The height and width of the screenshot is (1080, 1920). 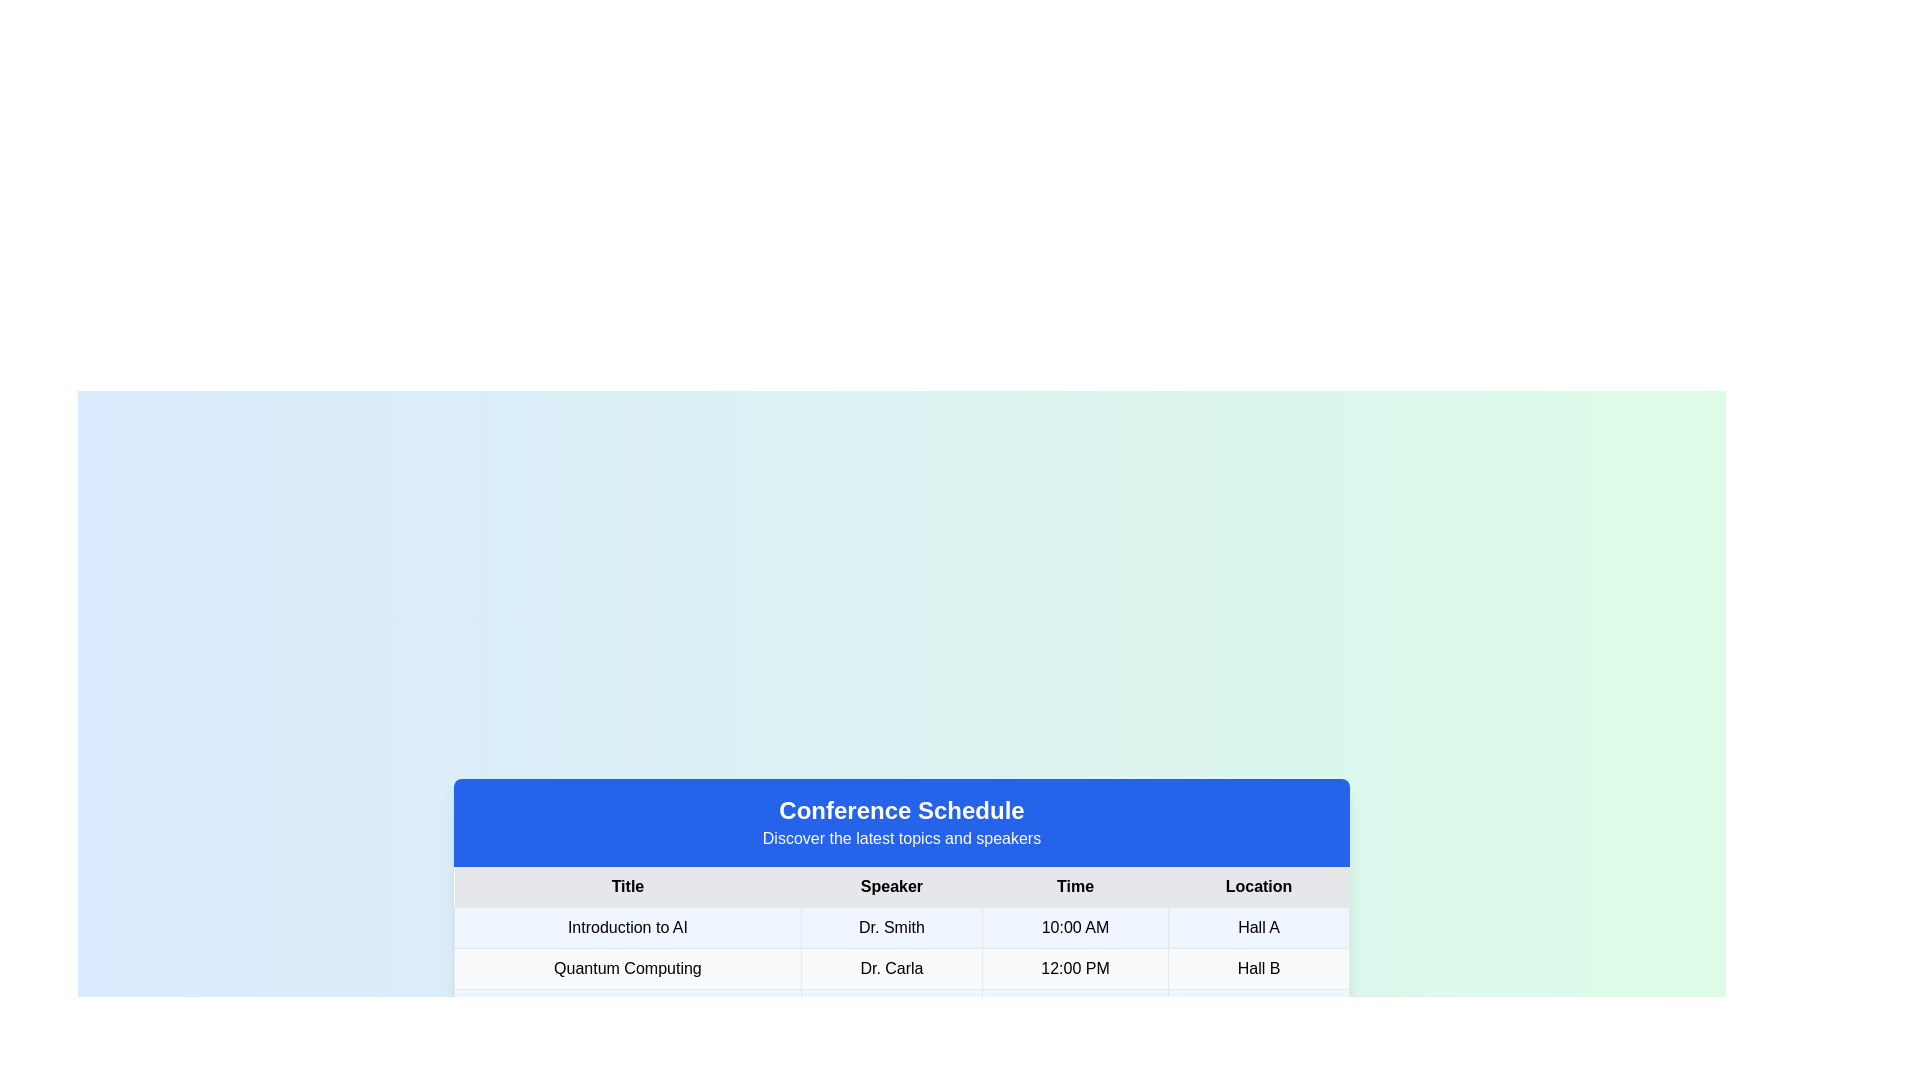 I want to click on text from the second row of the conference schedule table, which contains 'Quantum Computing', 'Dr. Carla', '12:00 PM', and 'Hall B', so click(x=901, y=967).